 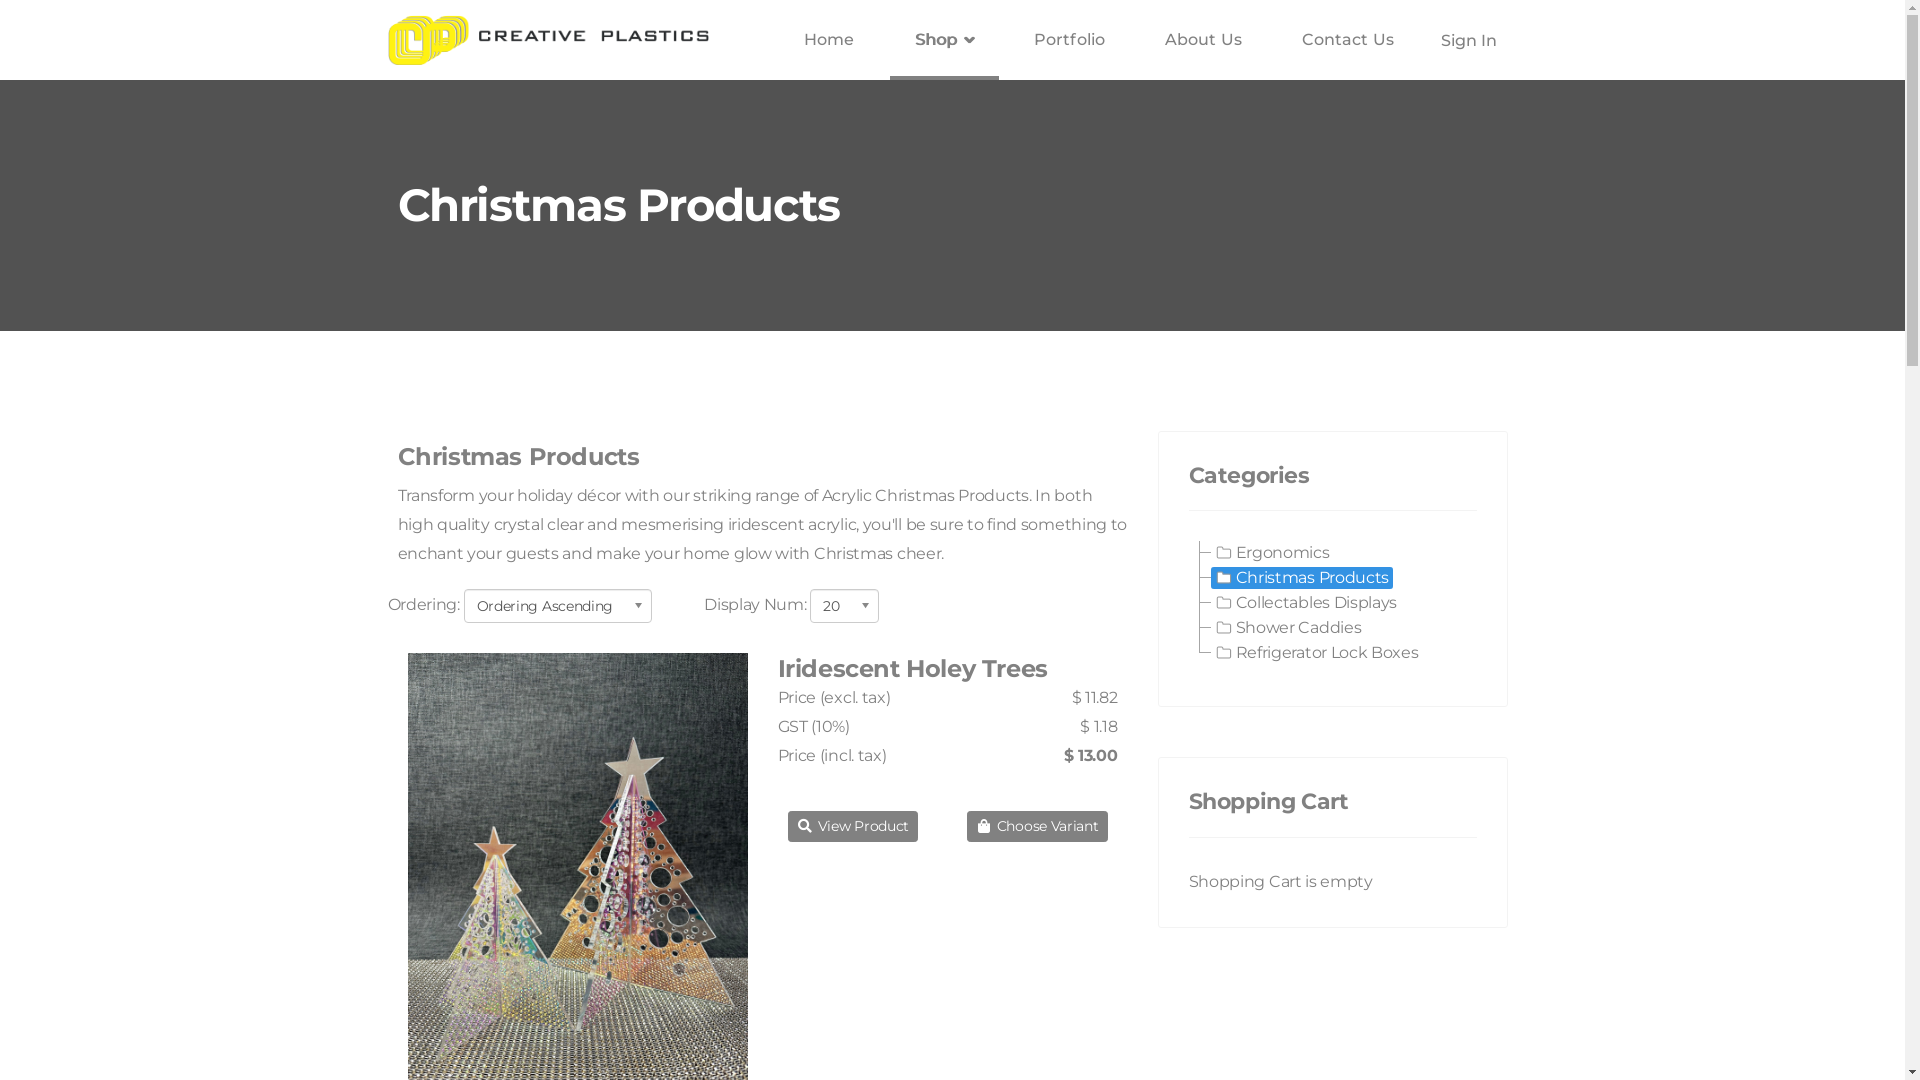 What do you see at coordinates (1301, 578) in the screenshot?
I see `'Christmas Products'` at bounding box center [1301, 578].